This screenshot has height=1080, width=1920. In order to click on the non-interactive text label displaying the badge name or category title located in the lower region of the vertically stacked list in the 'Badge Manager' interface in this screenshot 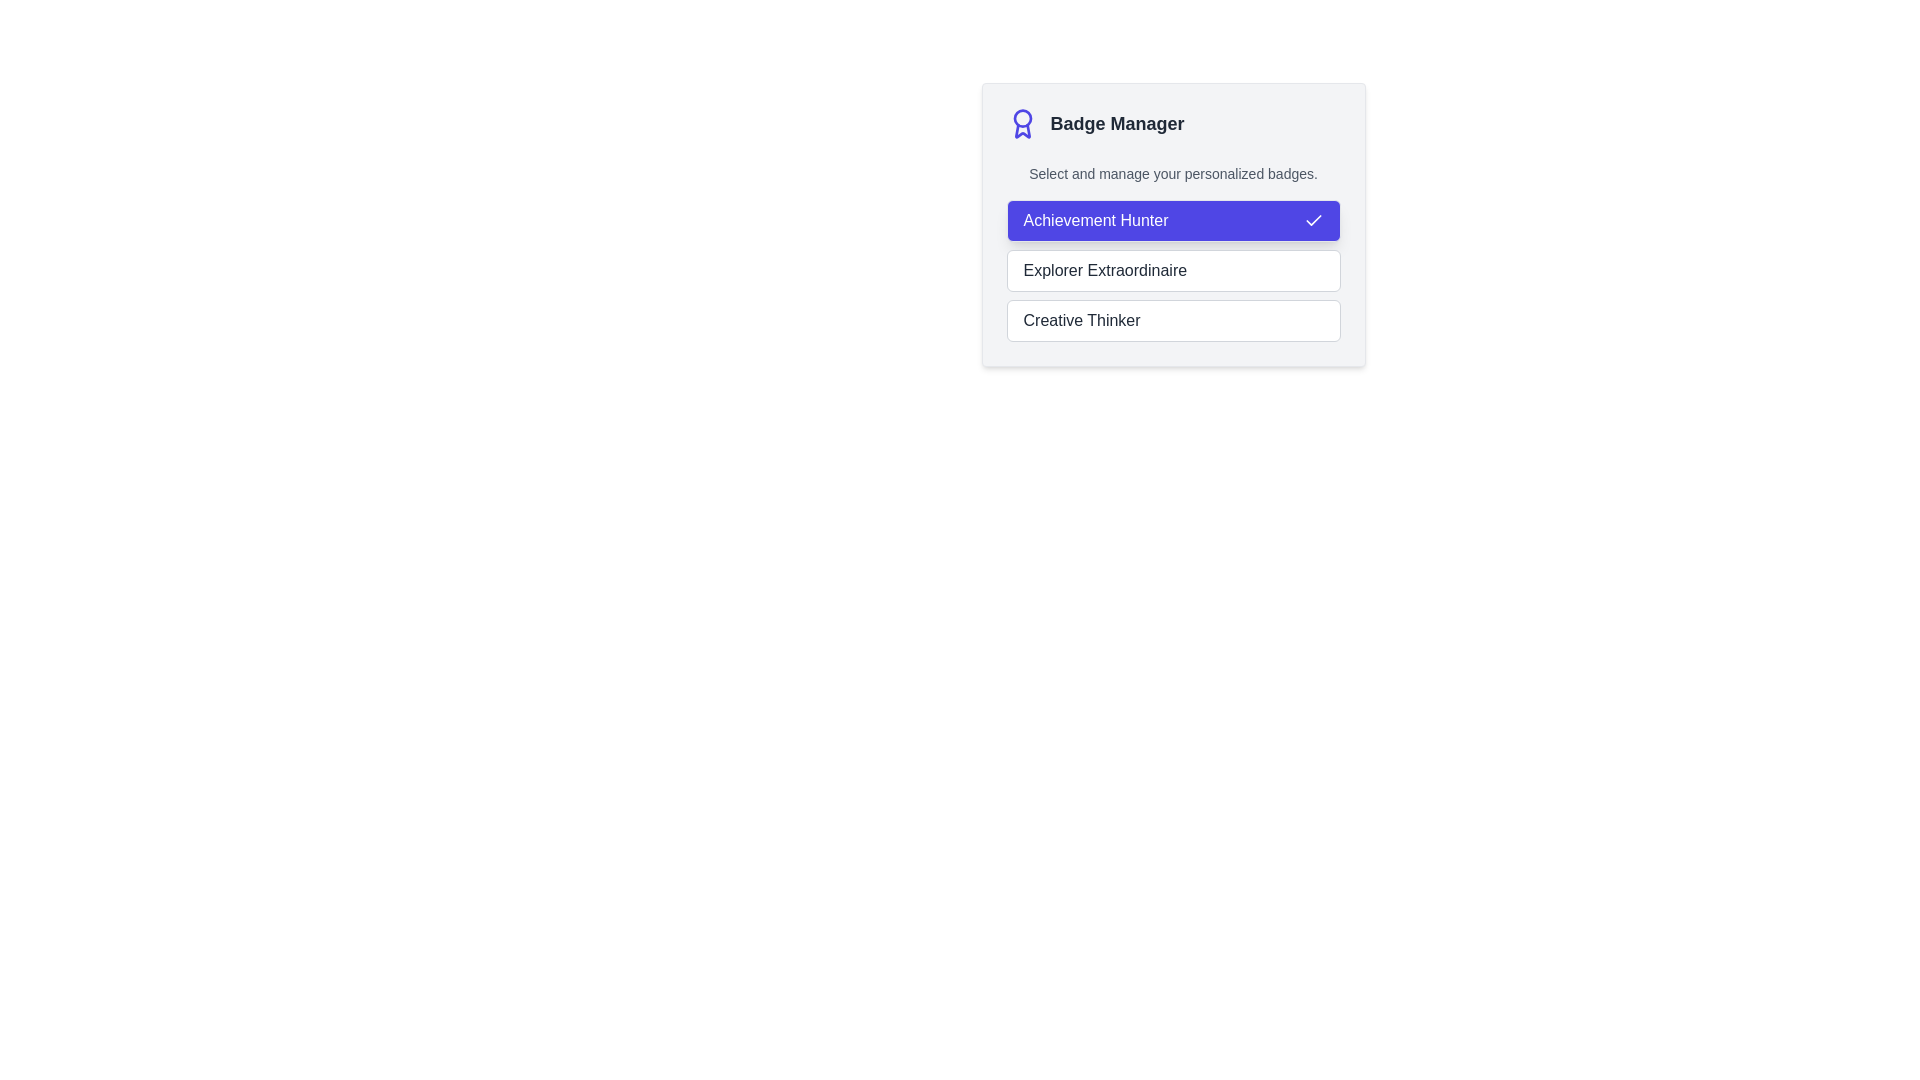, I will do `click(1081, 319)`.